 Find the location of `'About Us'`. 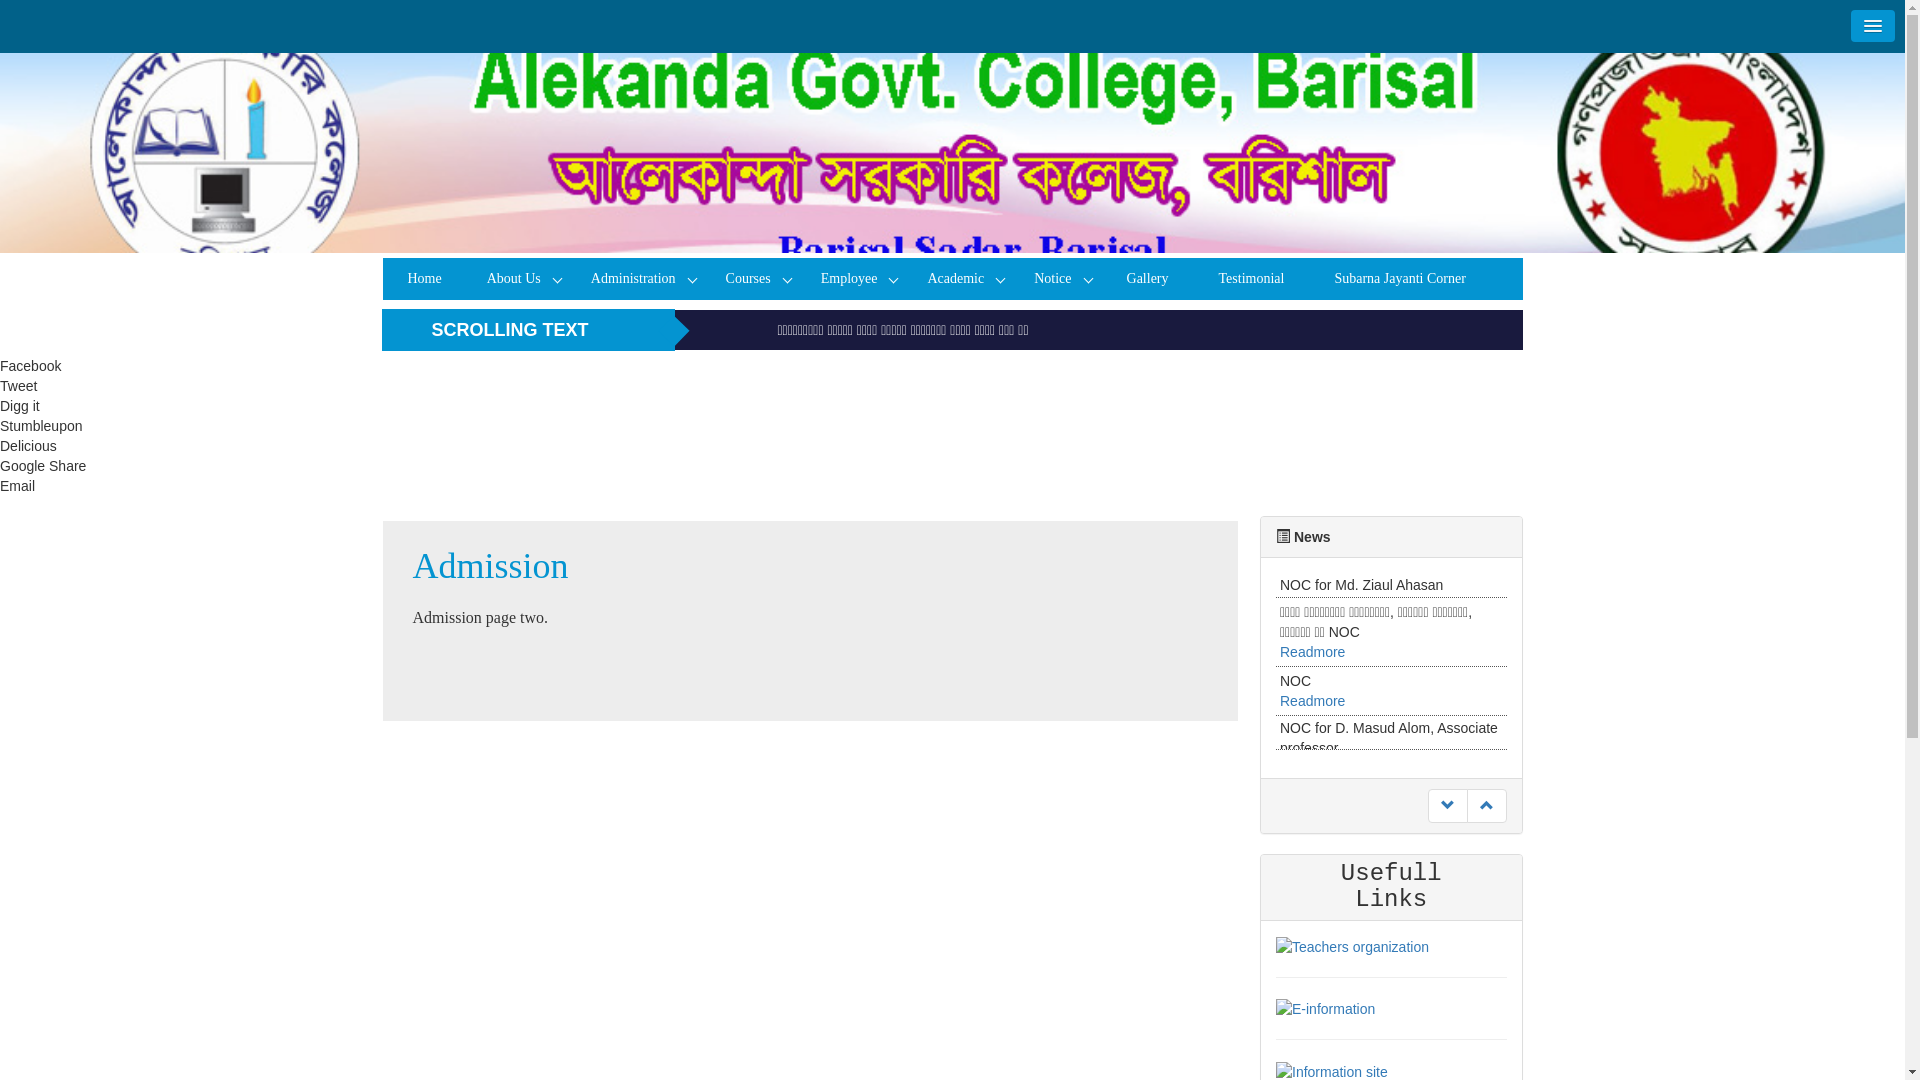

'About Us' is located at coordinates (518, 278).